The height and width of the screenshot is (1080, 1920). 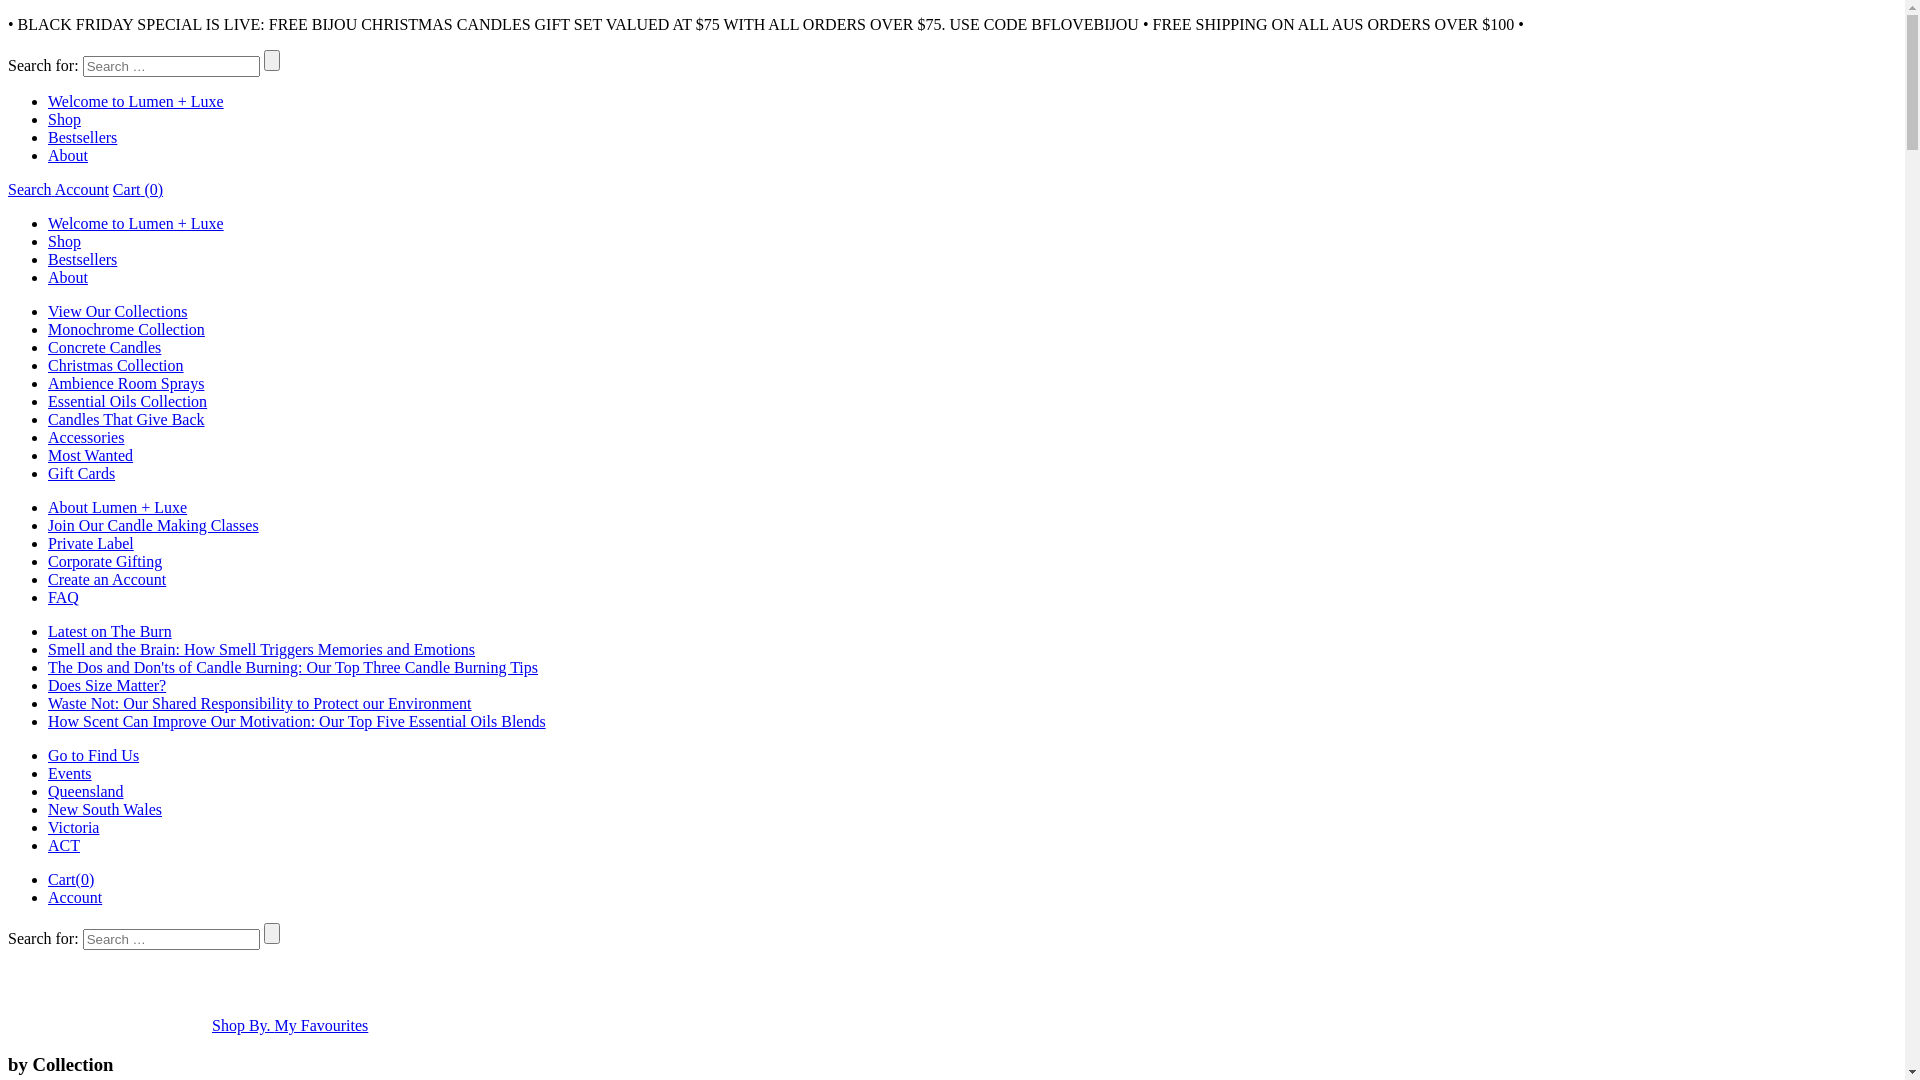 I want to click on 'Victoria', so click(x=48, y=827).